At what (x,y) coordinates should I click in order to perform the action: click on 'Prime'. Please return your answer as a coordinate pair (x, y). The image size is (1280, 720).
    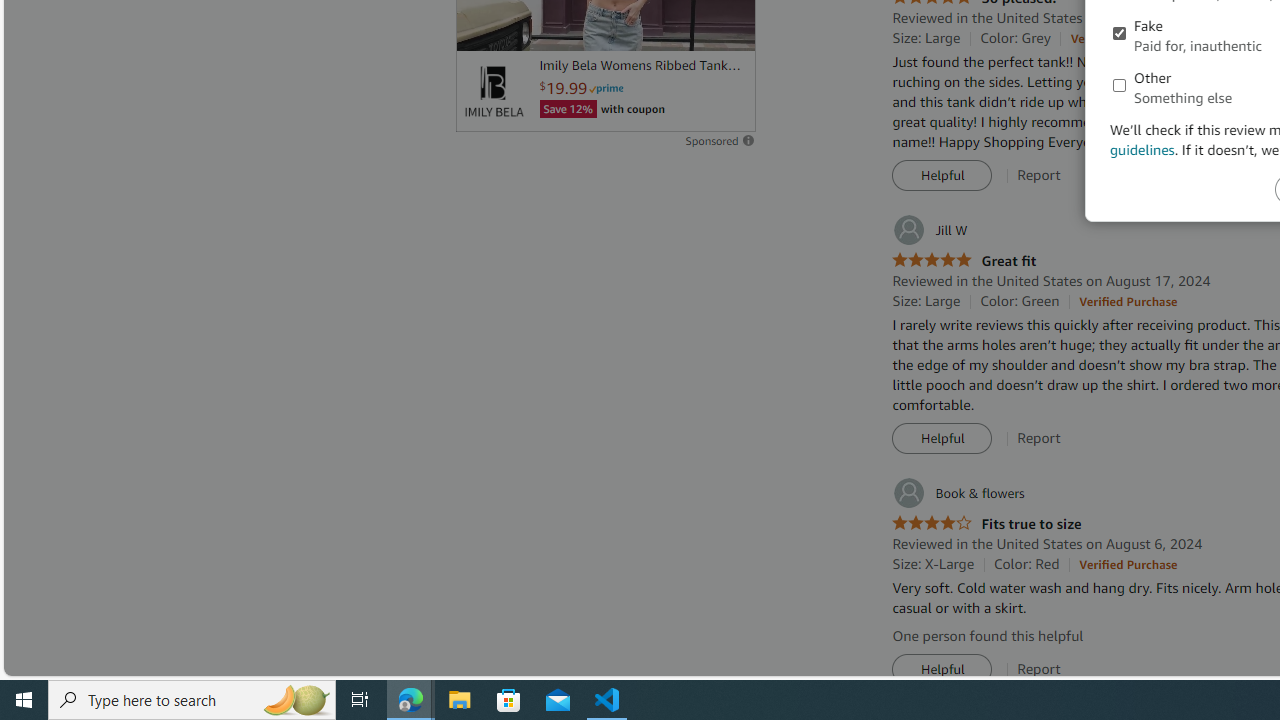
    Looking at the image, I should click on (605, 87).